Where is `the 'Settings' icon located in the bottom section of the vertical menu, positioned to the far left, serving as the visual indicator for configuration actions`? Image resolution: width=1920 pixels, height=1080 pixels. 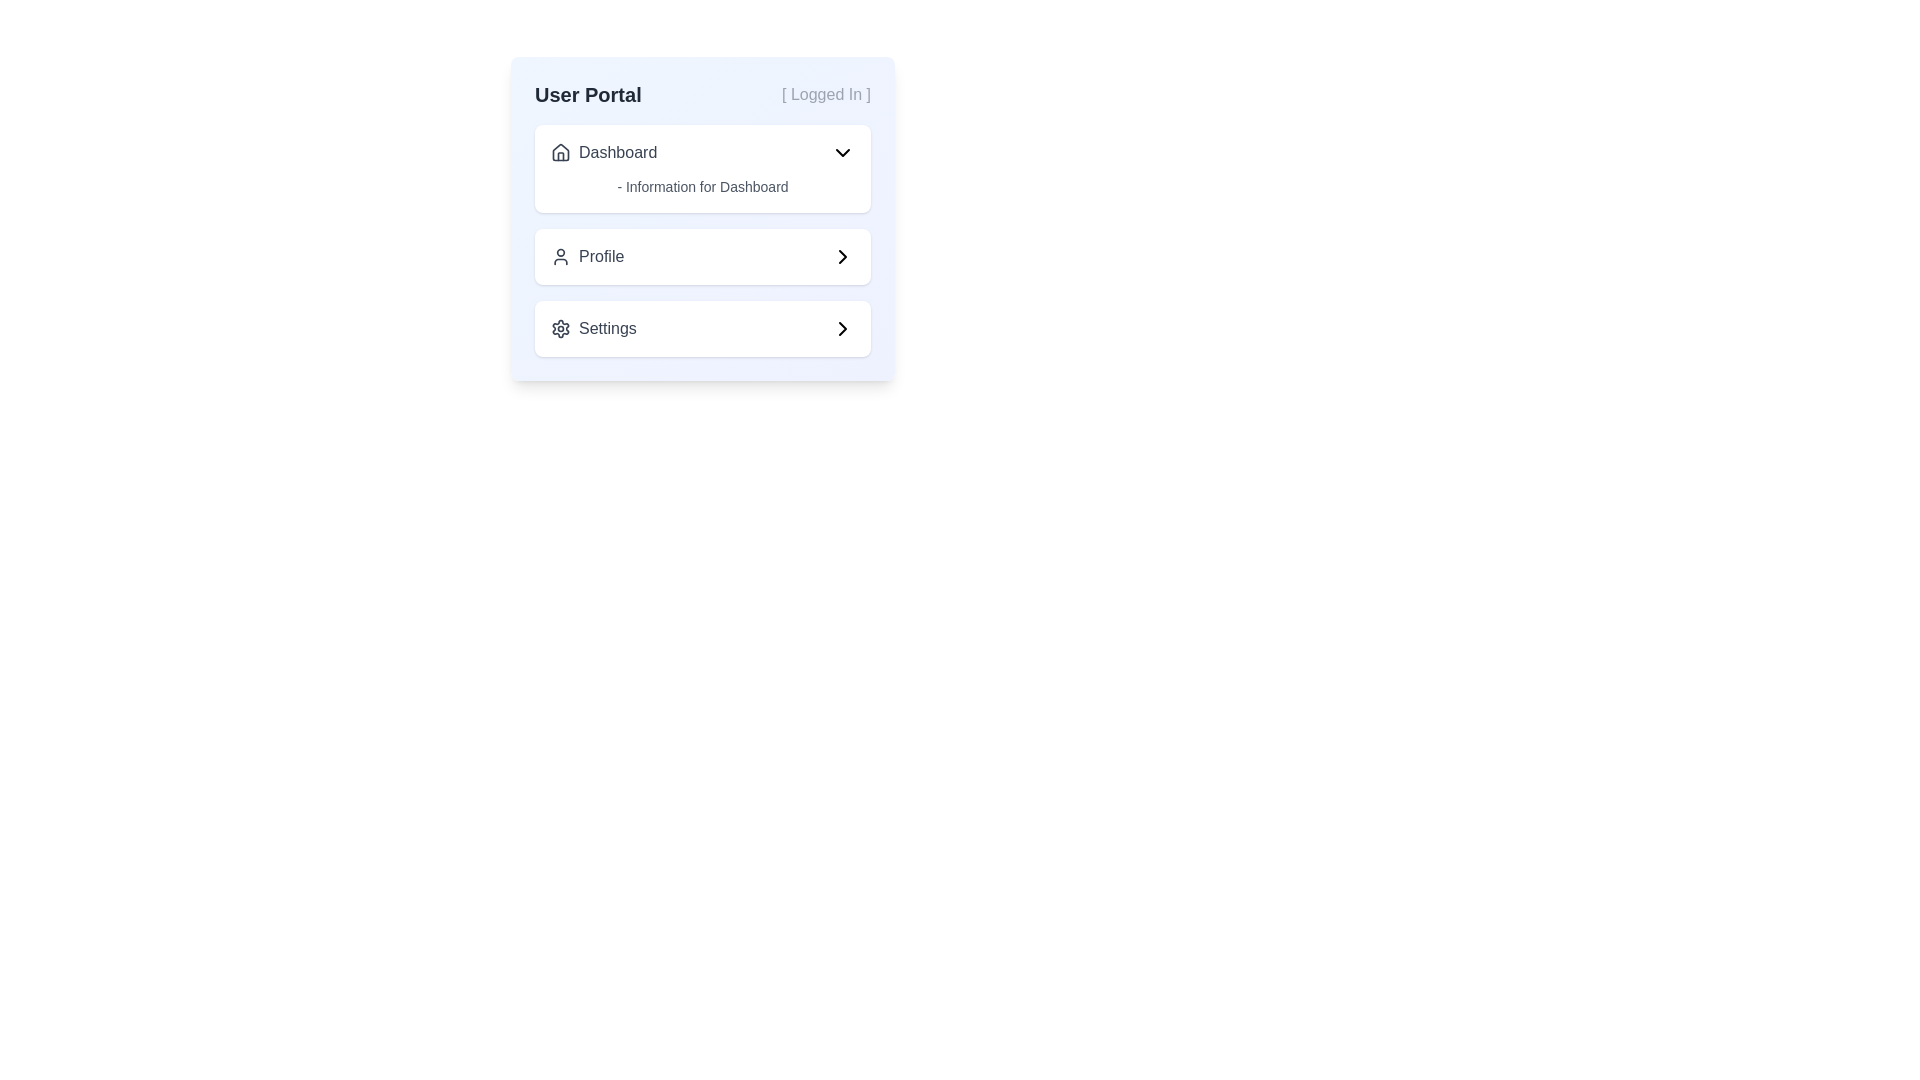 the 'Settings' icon located in the bottom section of the vertical menu, positioned to the far left, serving as the visual indicator for configuration actions is located at coordinates (560, 327).